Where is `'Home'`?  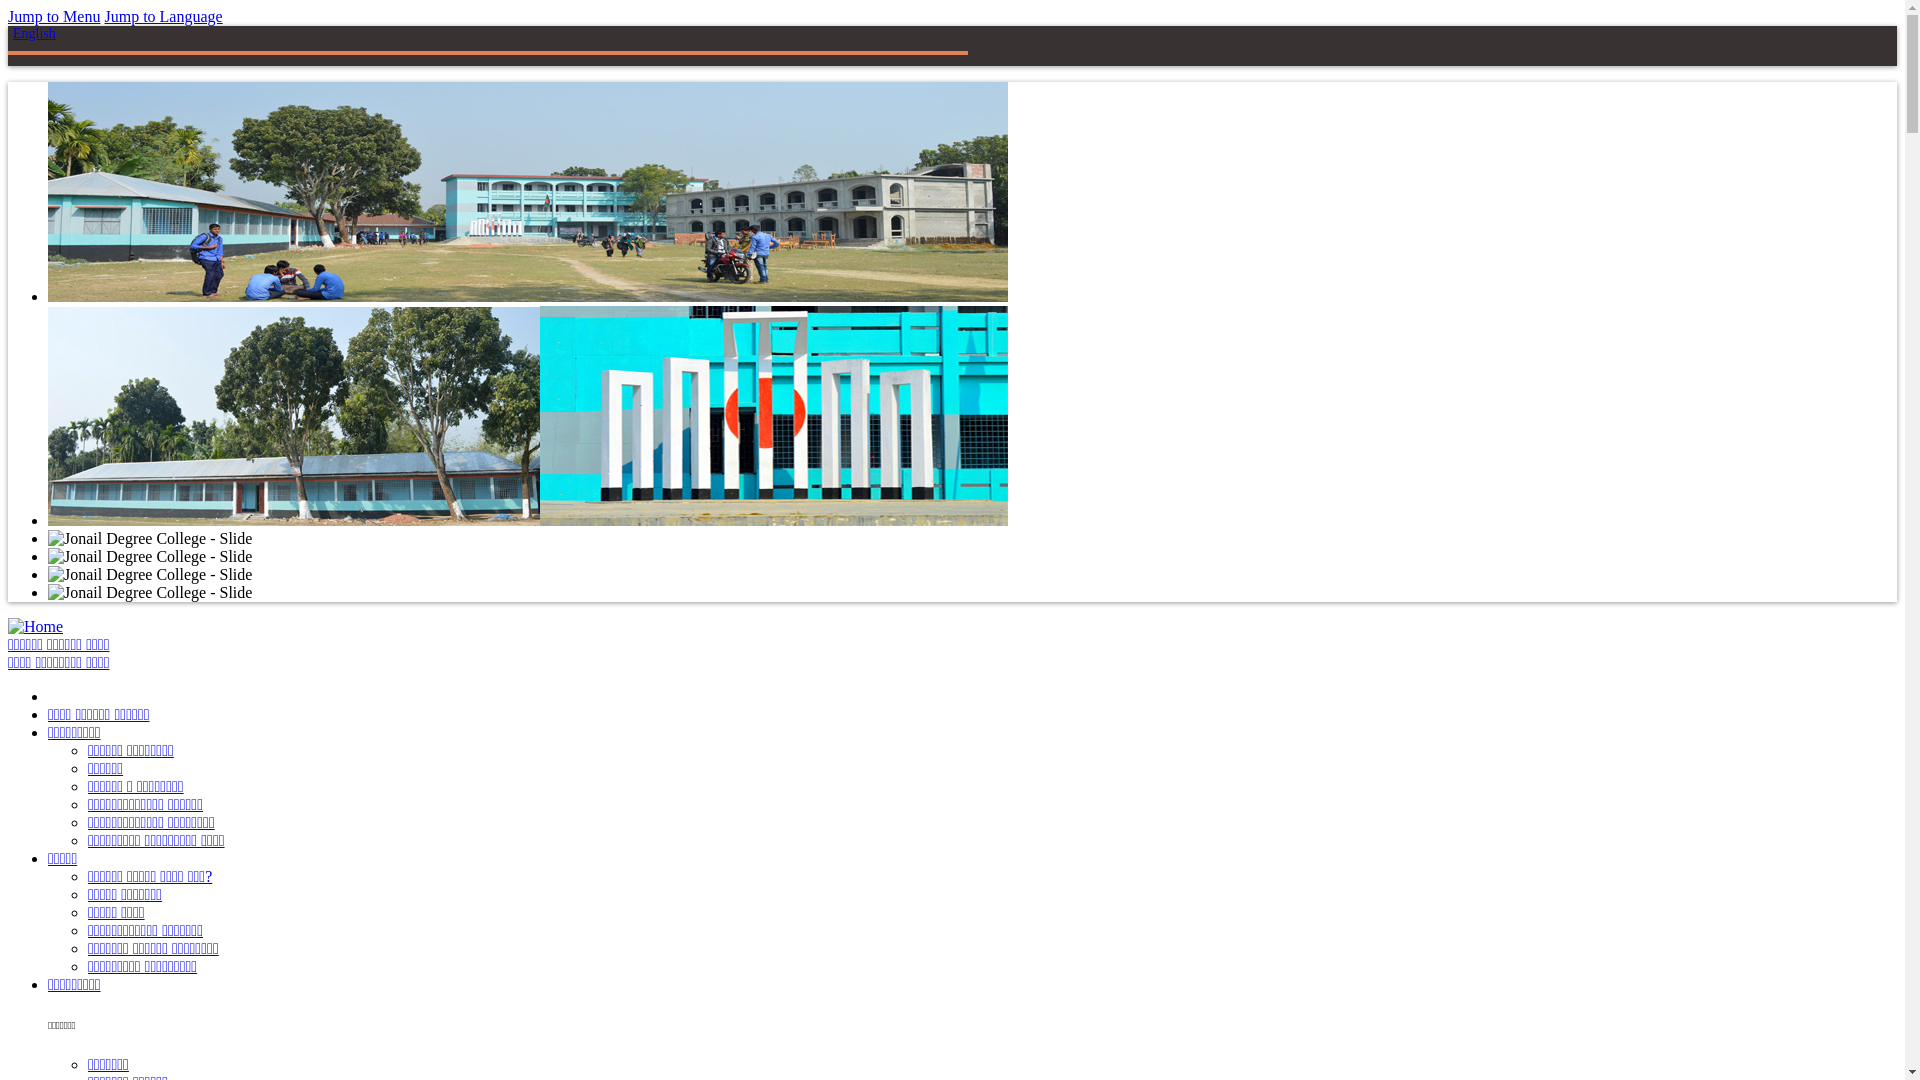
'Home' is located at coordinates (35, 625).